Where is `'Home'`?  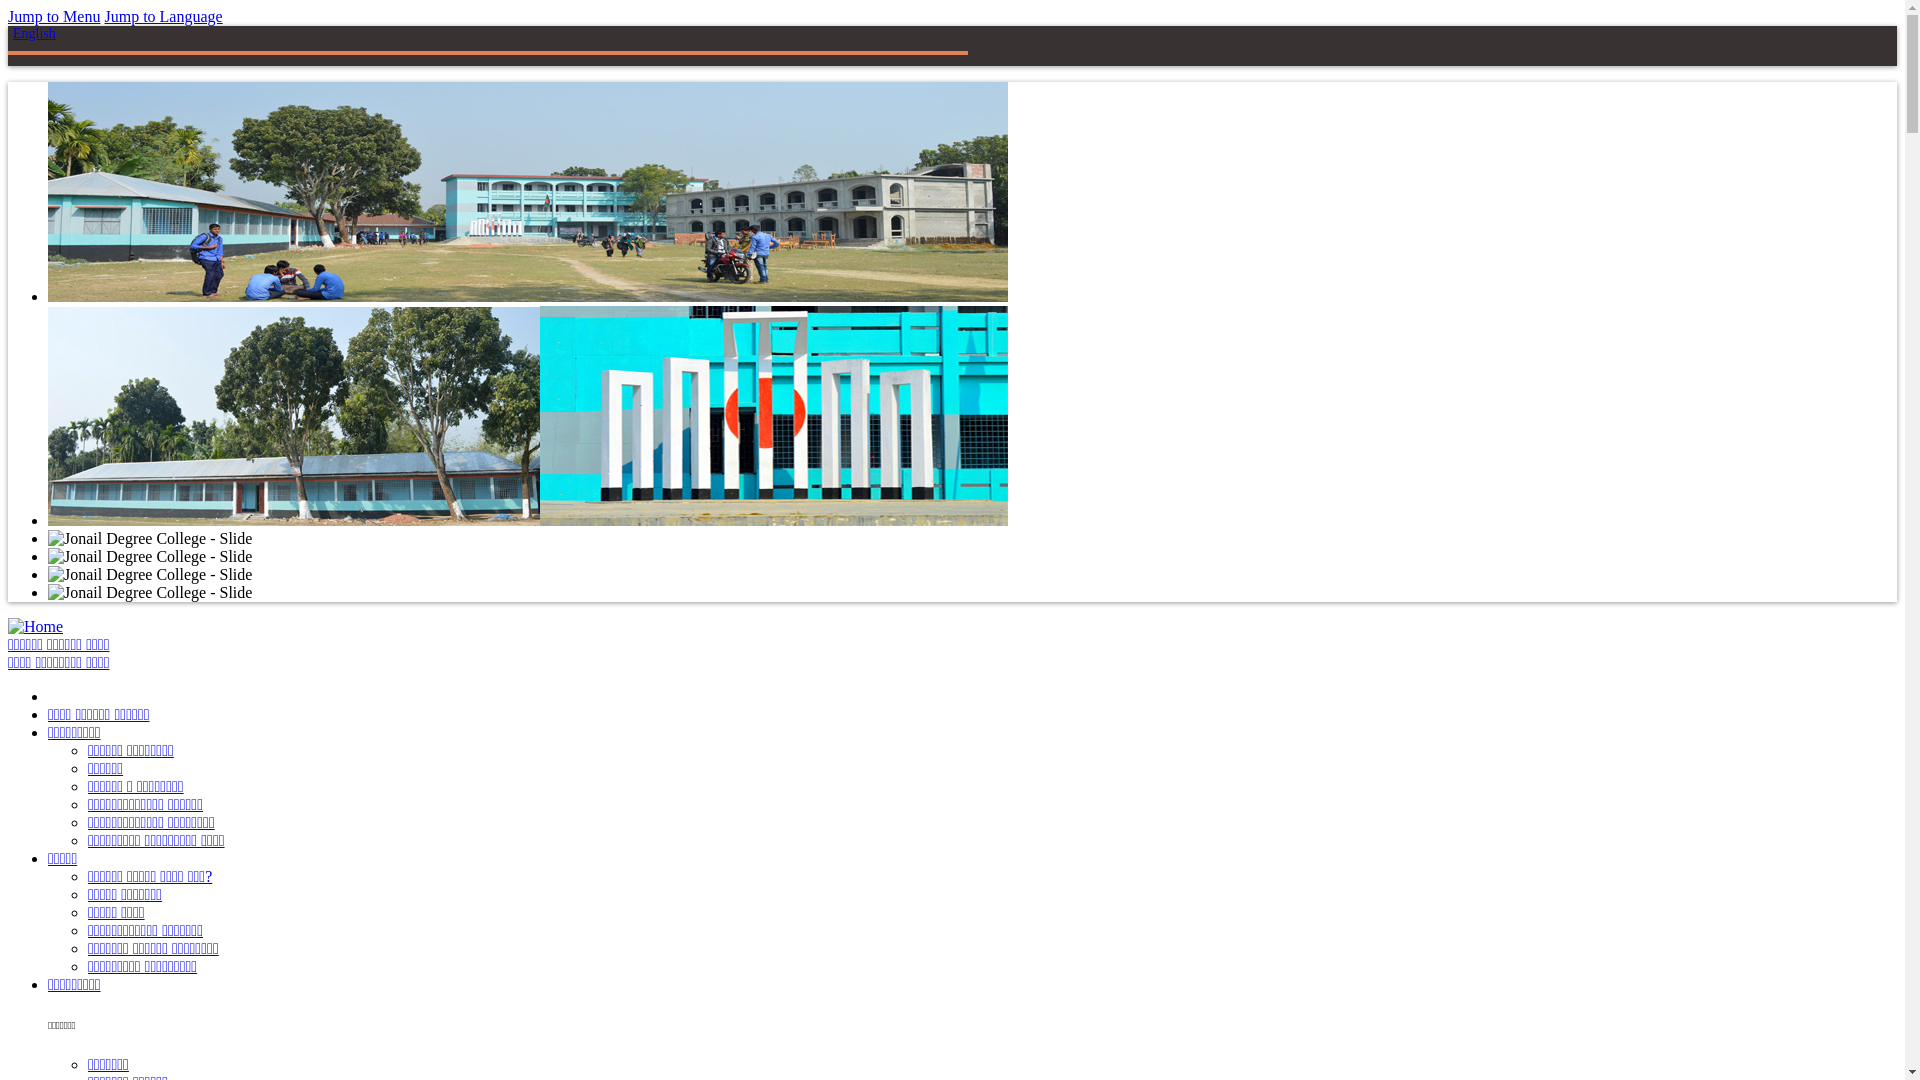
'Home' is located at coordinates (35, 625).